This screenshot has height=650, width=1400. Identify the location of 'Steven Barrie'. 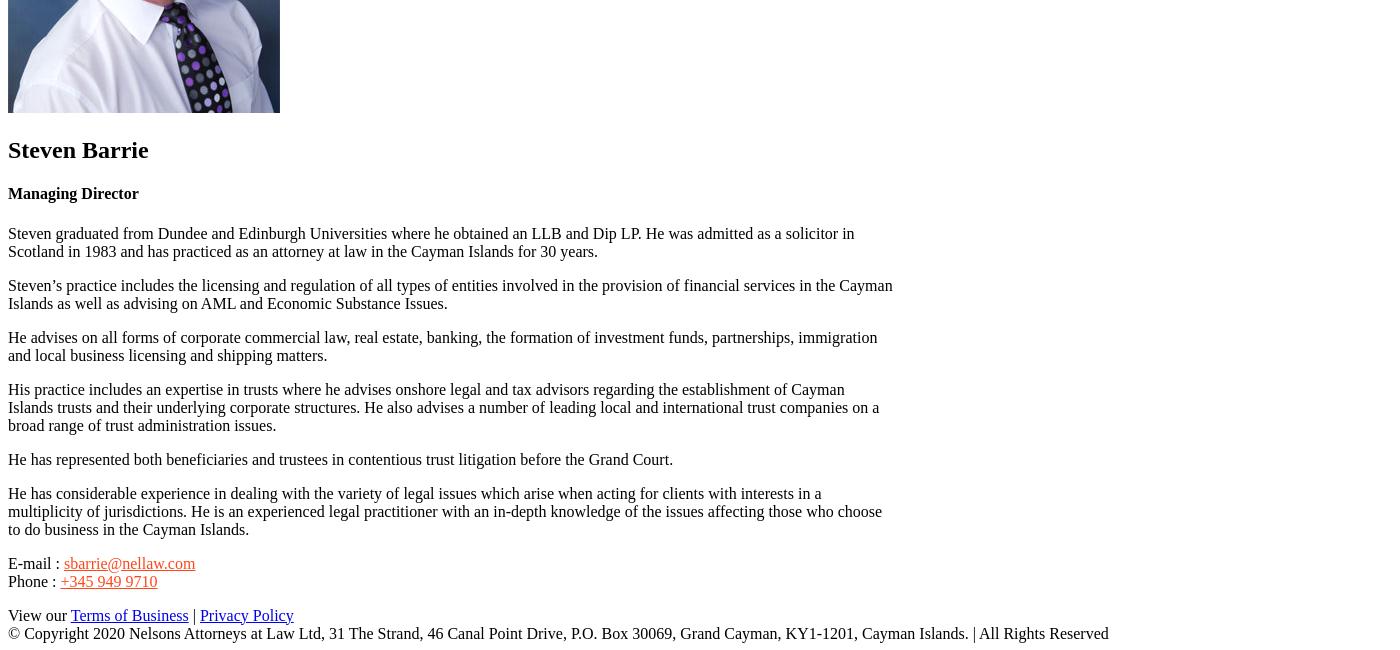
(77, 149).